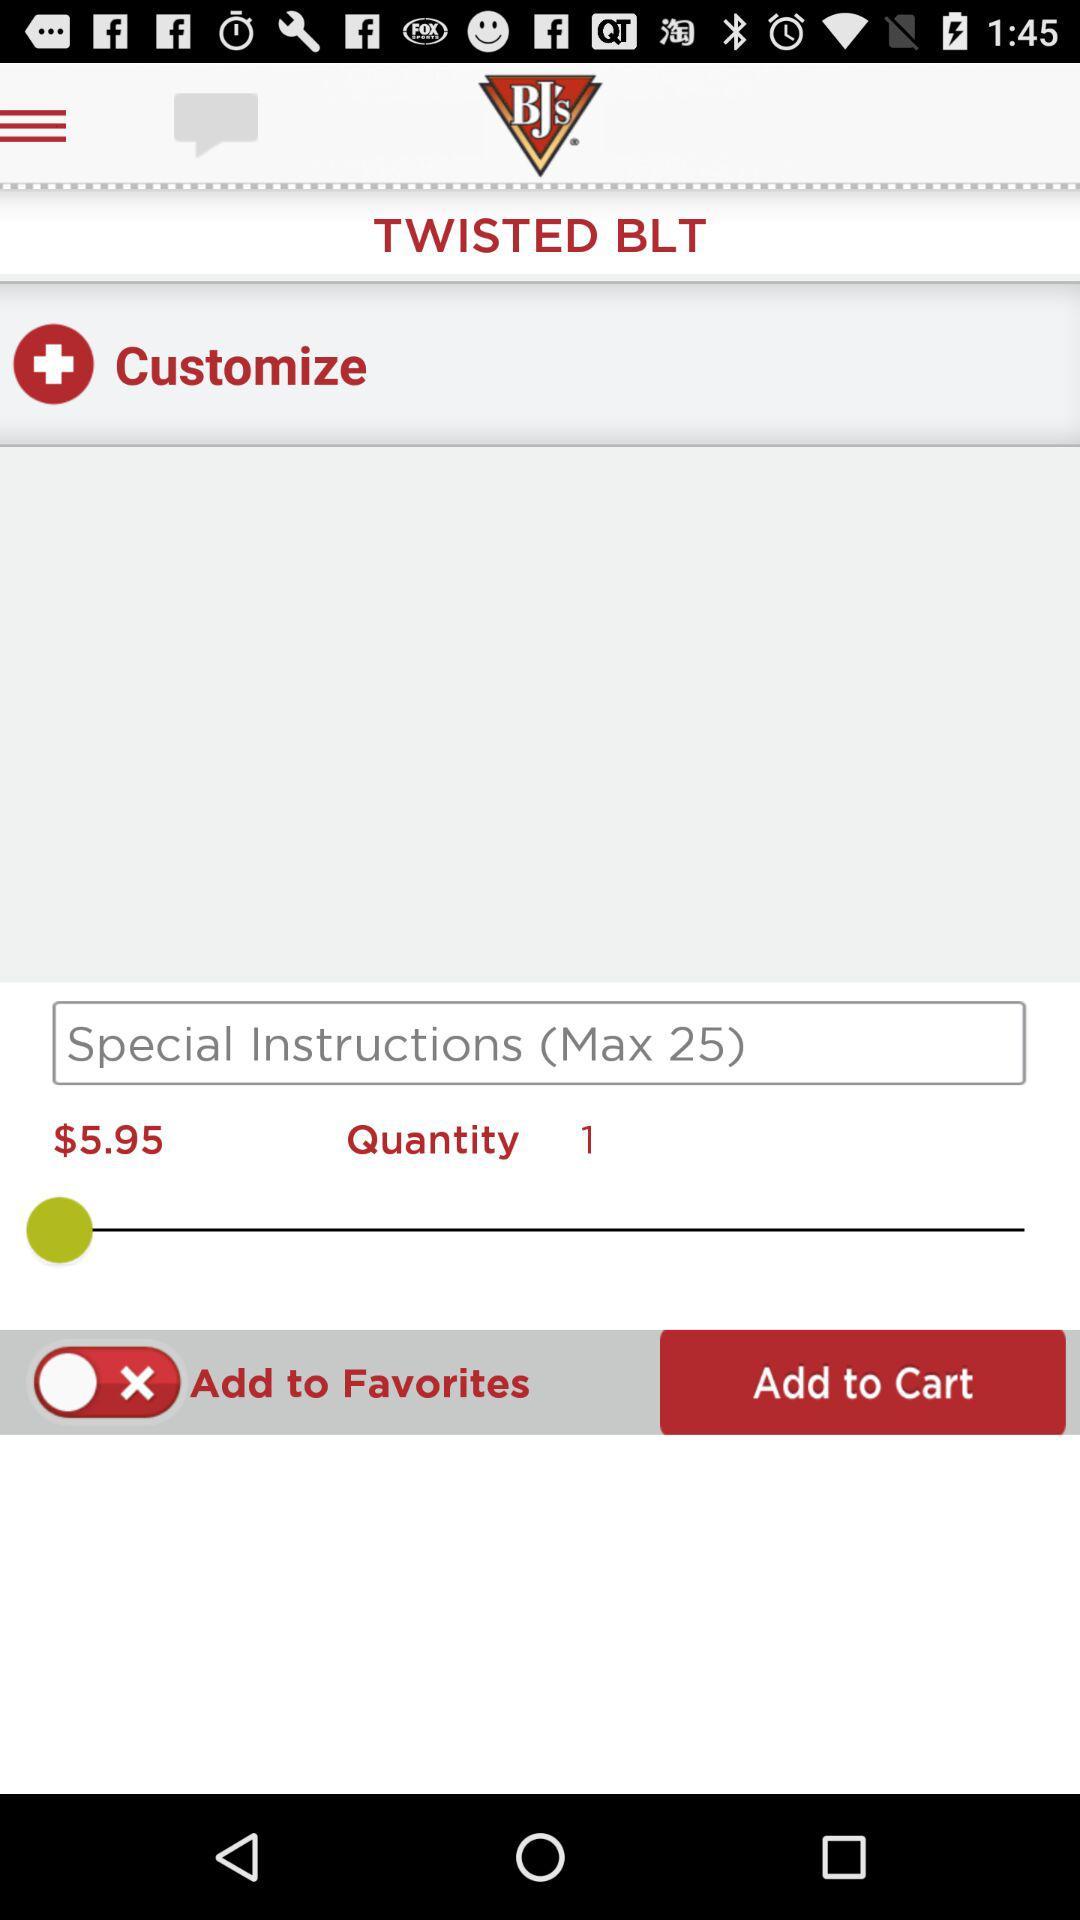 The height and width of the screenshot is (1920, 1080). What do you see at coordinates (540, 1042) in the screenshot?
I see `special instructions` at bounding box center [540, 1042].